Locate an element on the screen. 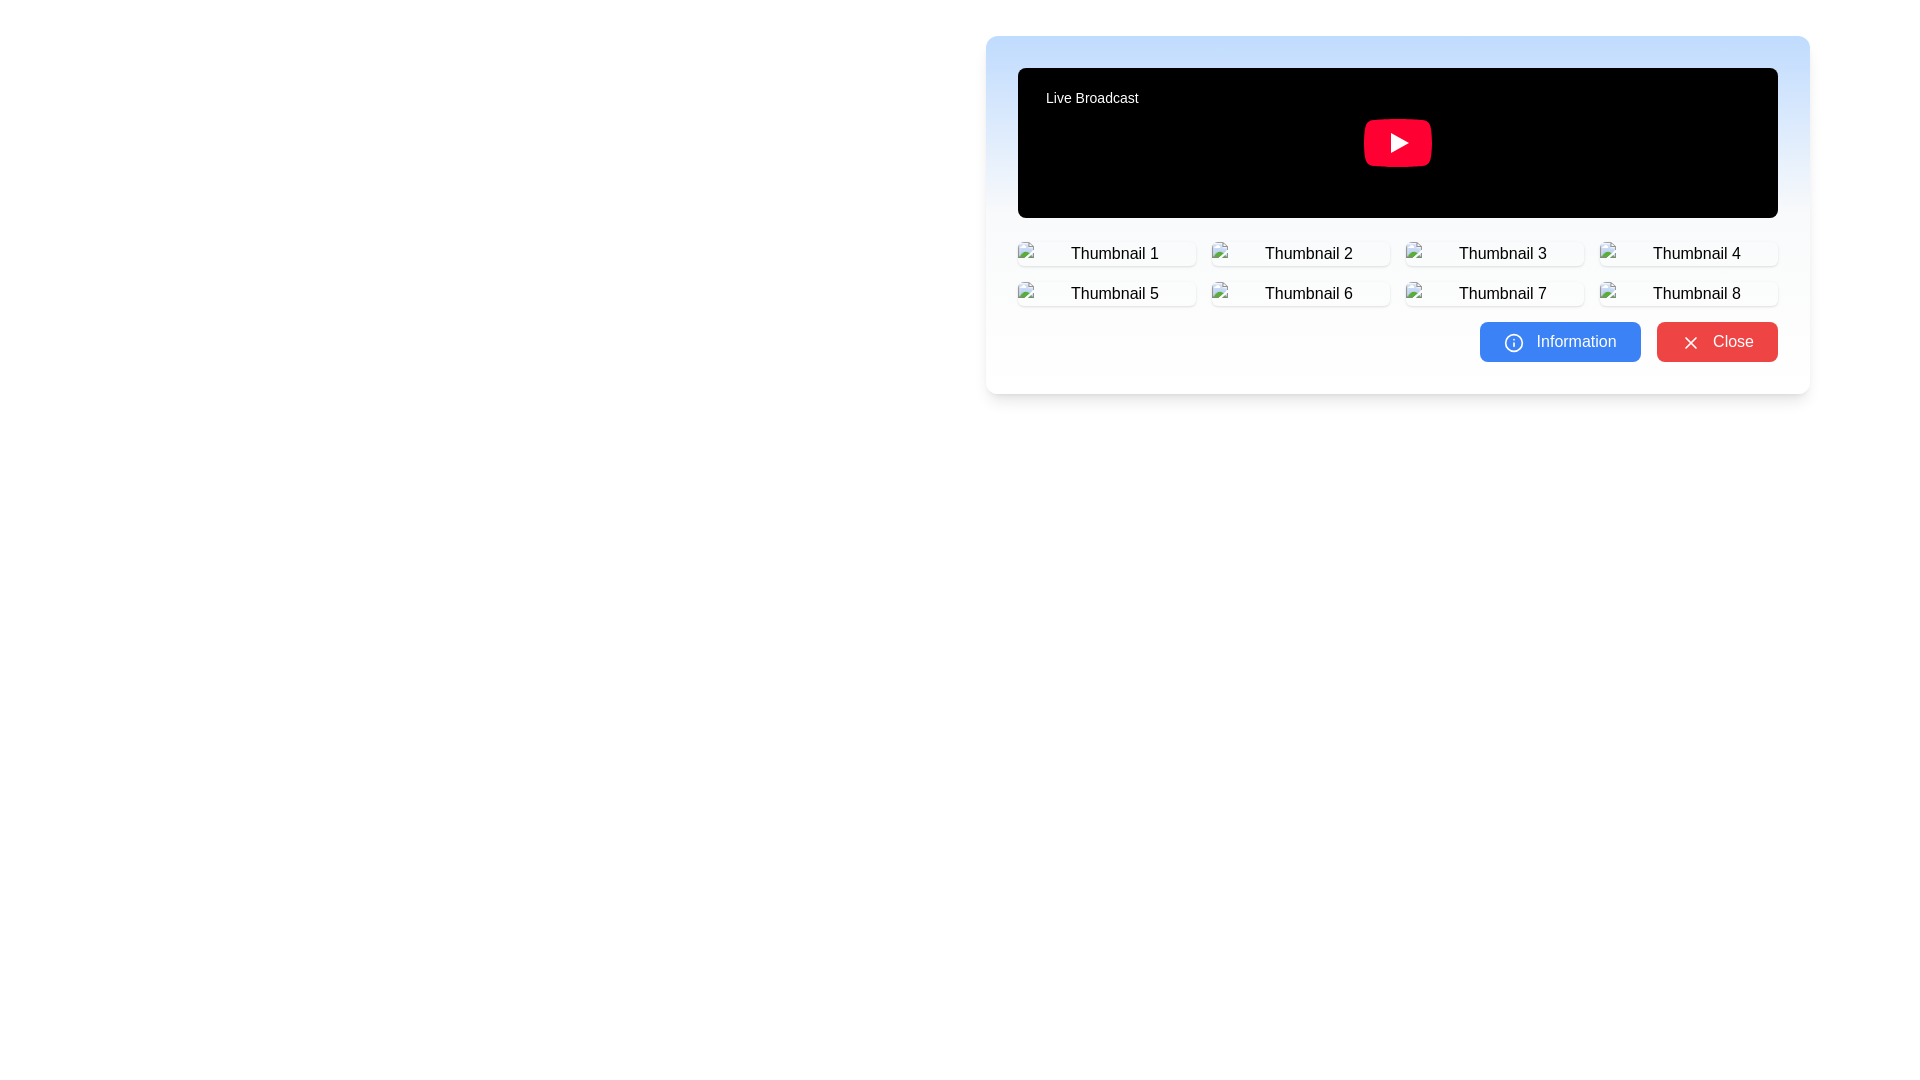 Image resolution: width=1920 pixels, height=1080 pixels. the outer circle of the play button SVG icon located in the middle of the Thumbnail 4 button in the second row of buttons under the video display area is located at coordinates (1688, 253).